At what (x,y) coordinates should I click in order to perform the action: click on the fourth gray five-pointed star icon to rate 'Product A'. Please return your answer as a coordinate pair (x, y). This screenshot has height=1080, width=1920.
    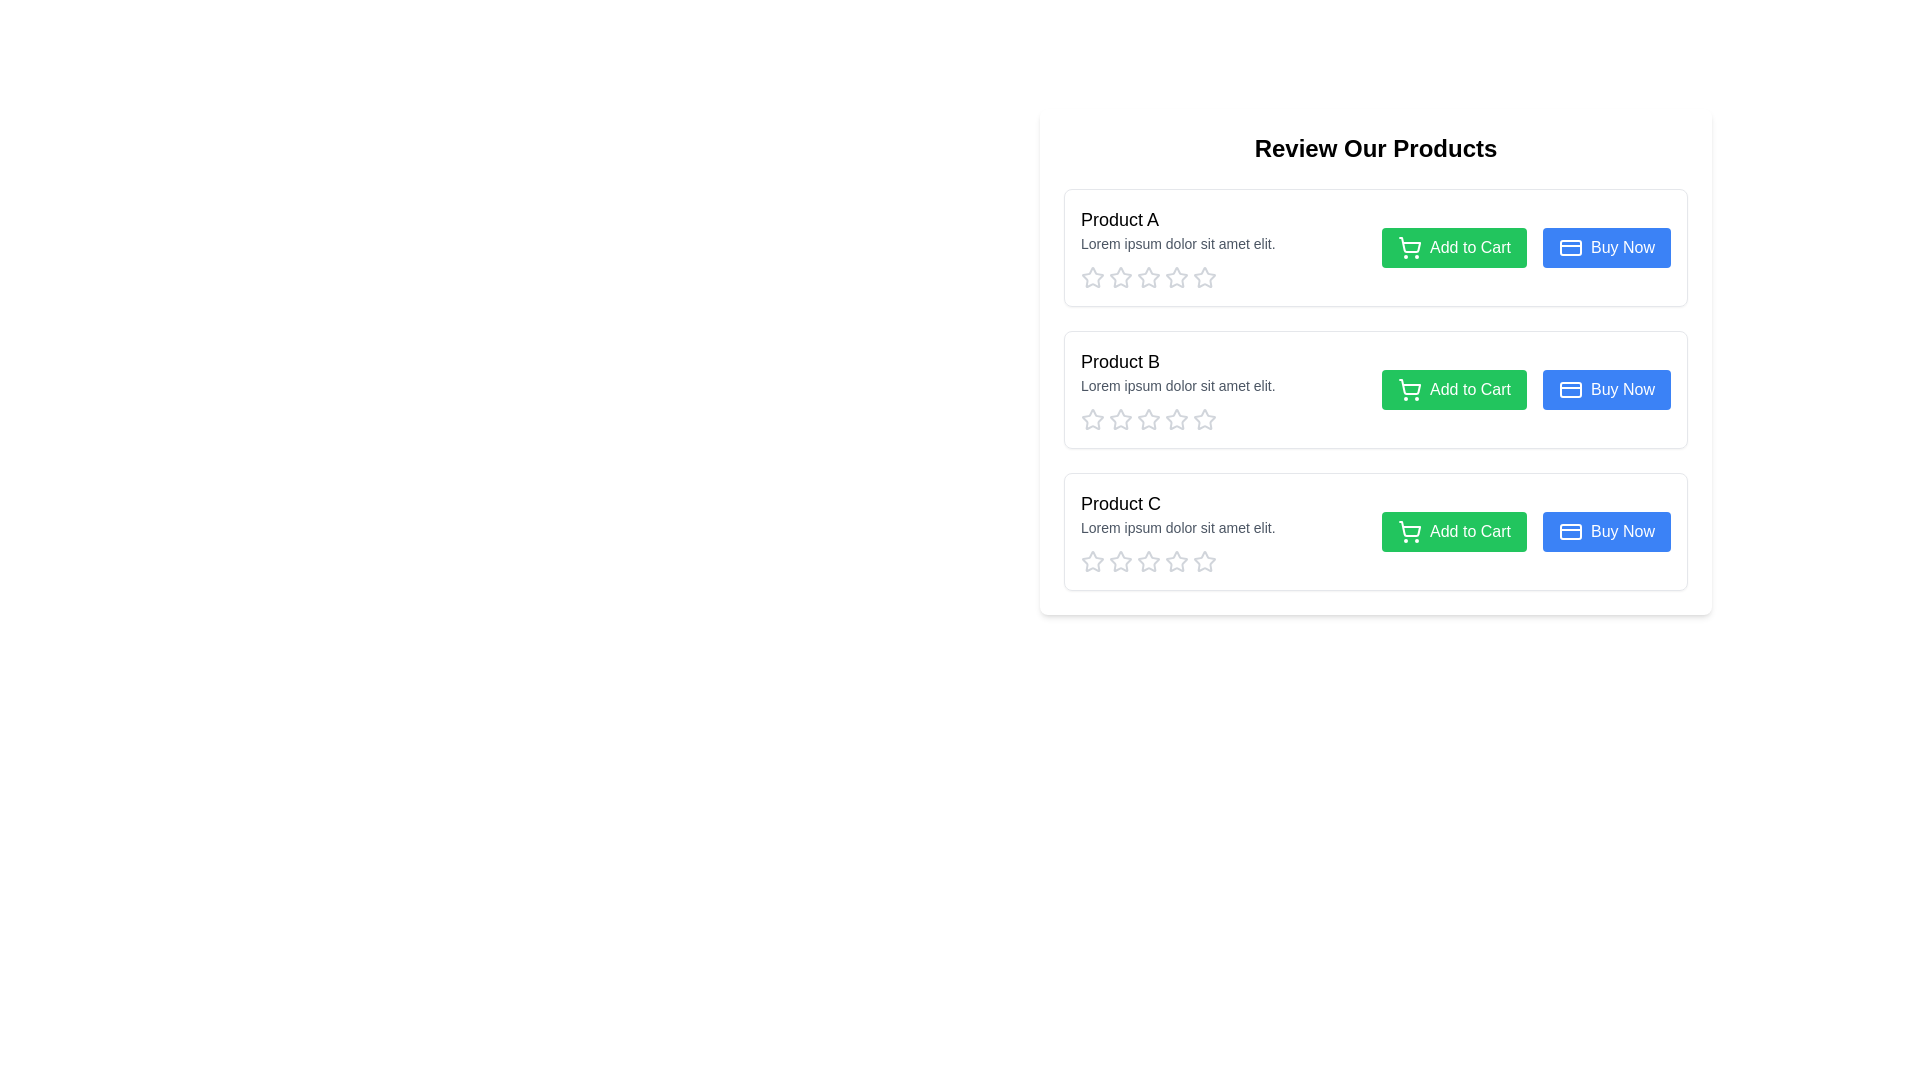
    Looking at the image, I should click on (1203, 277).